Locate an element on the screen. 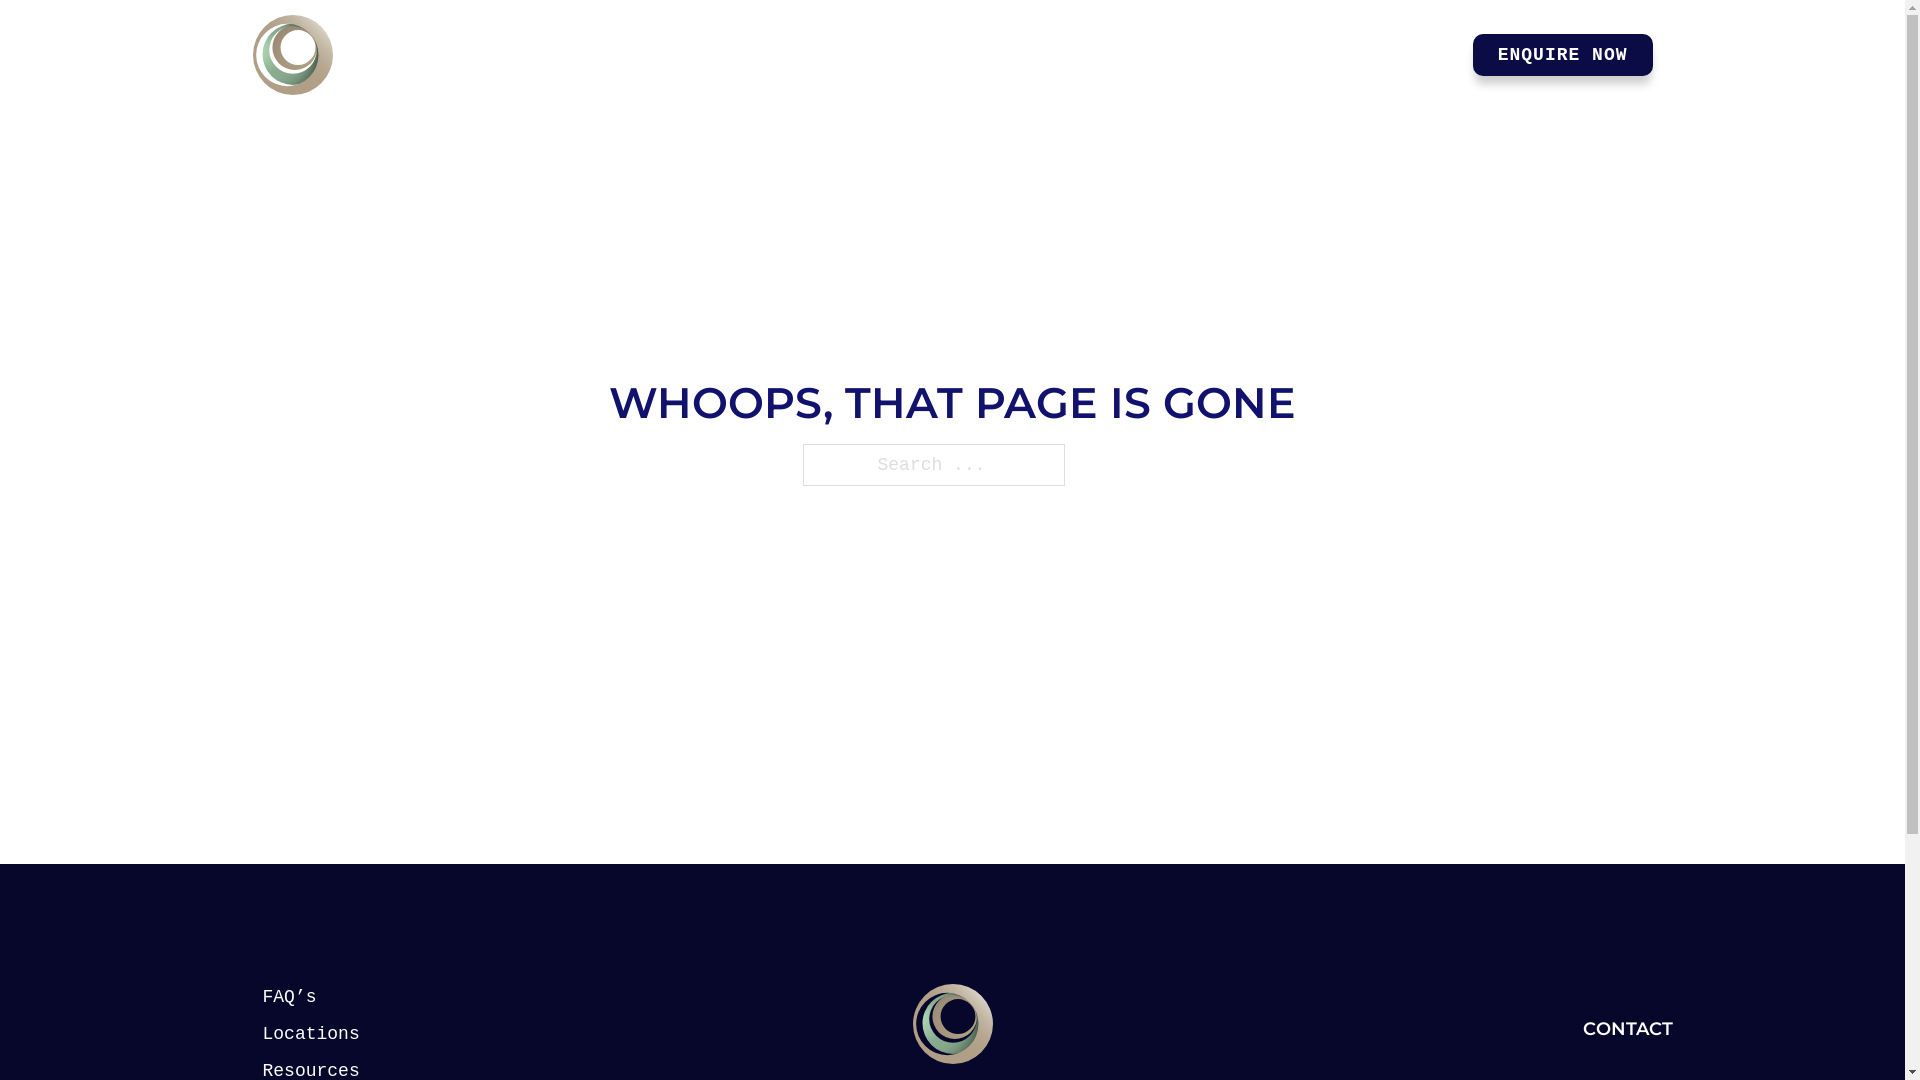  'HOME' is located at coordinates (886, 54).